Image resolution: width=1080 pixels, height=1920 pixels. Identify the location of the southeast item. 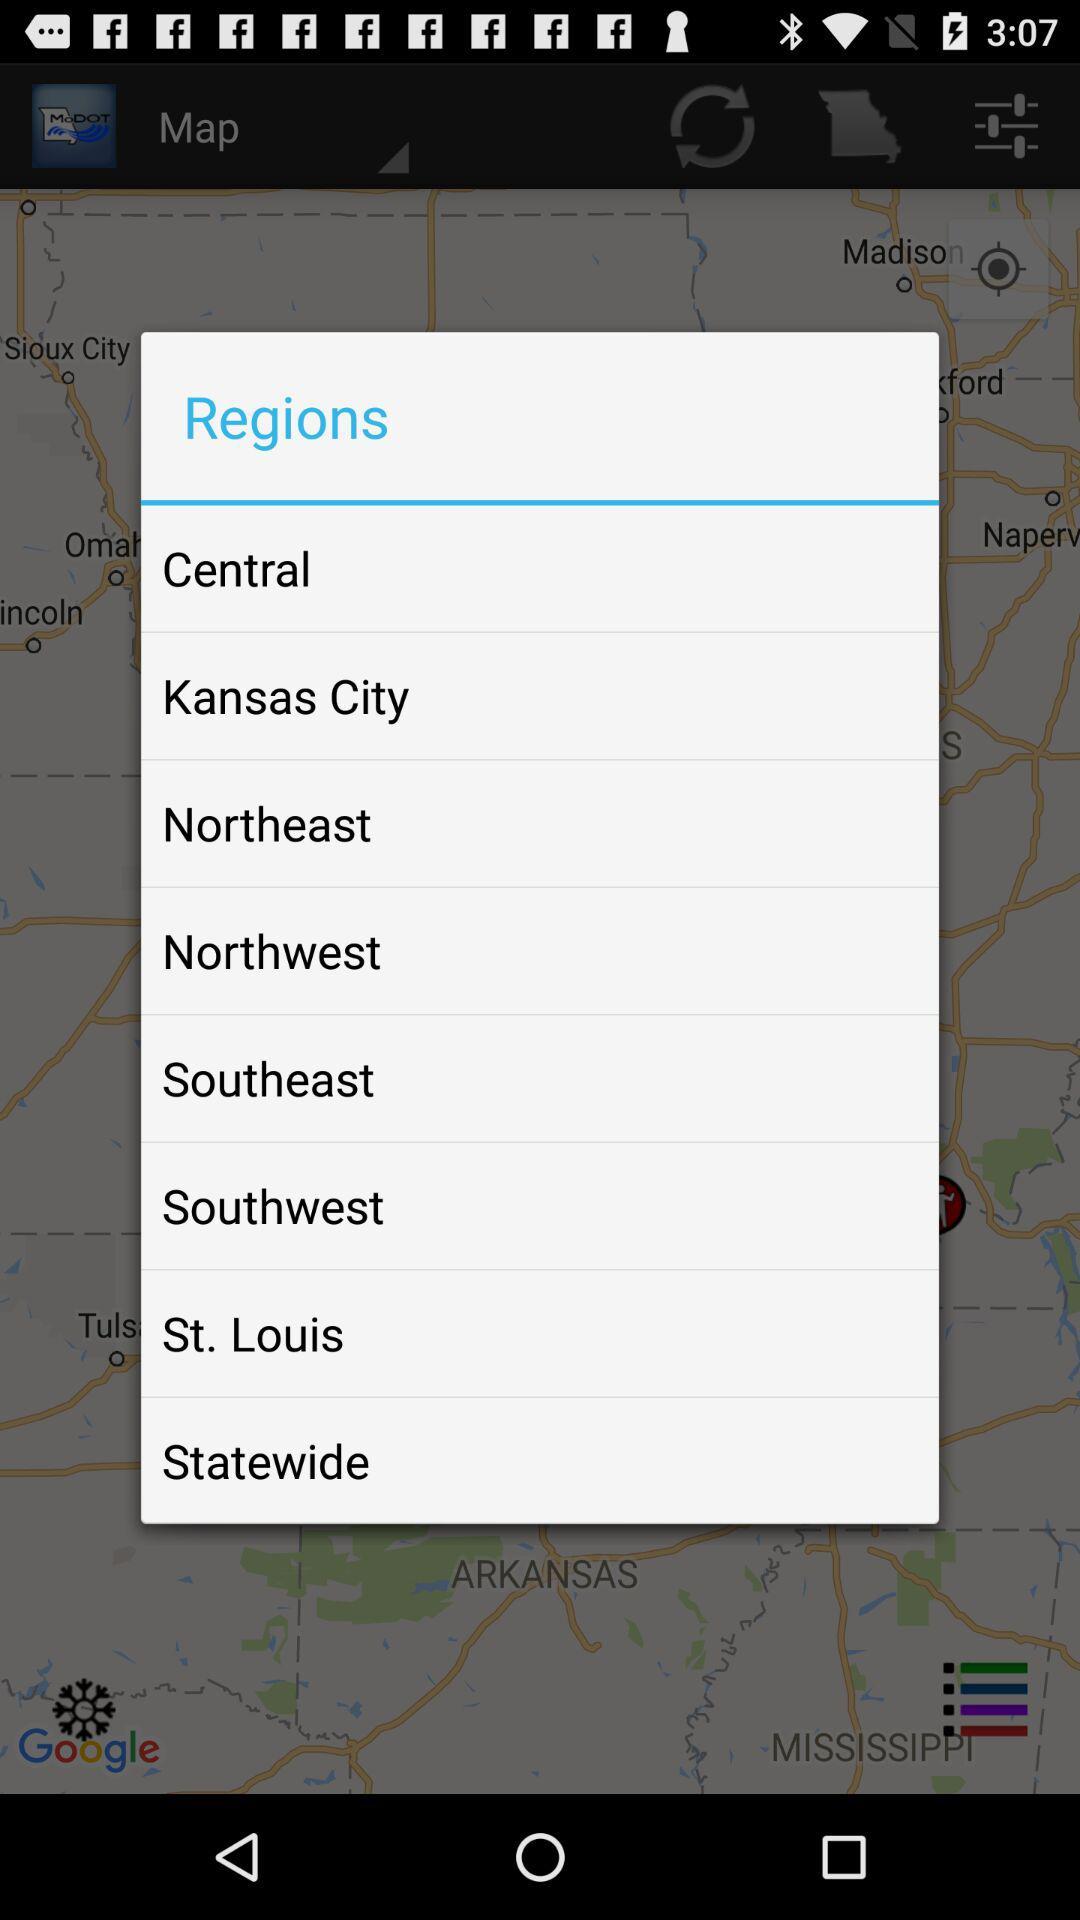
(267, 1077).